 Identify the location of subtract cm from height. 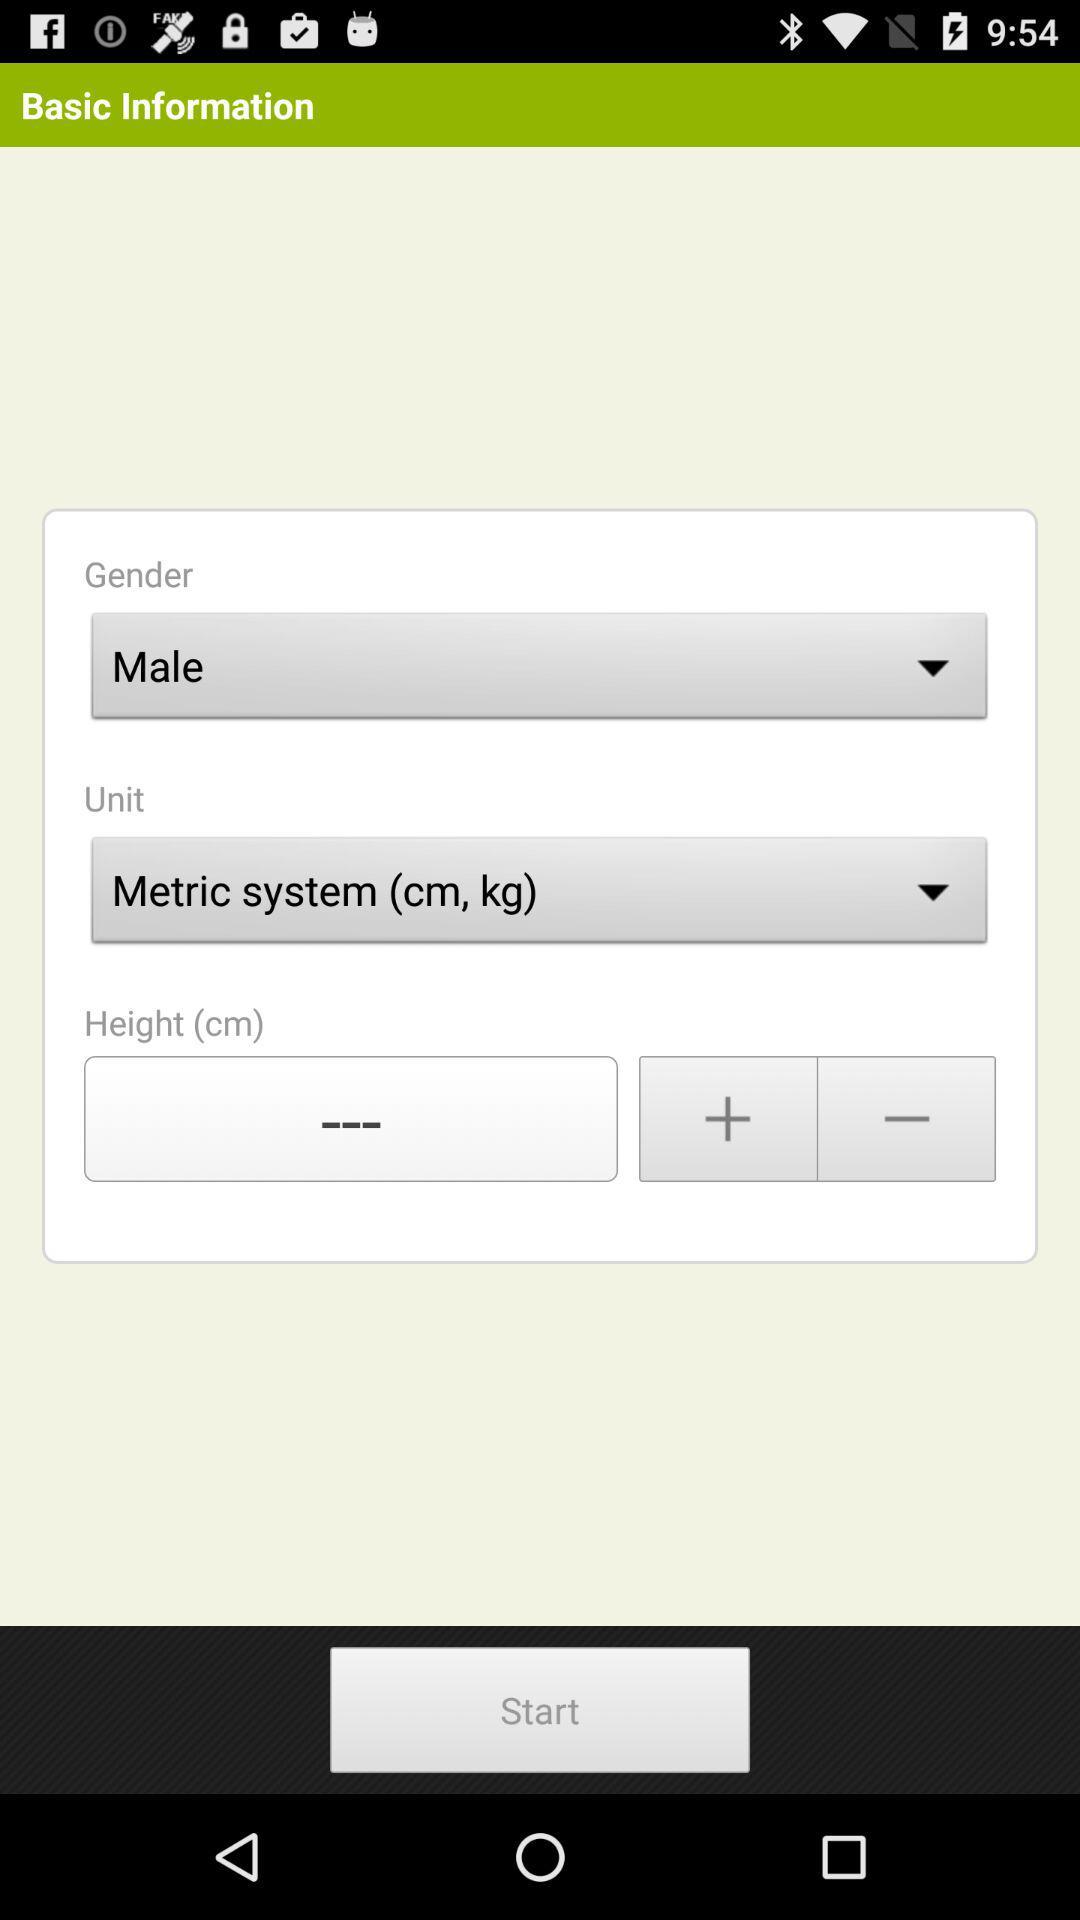
(907, 1117).